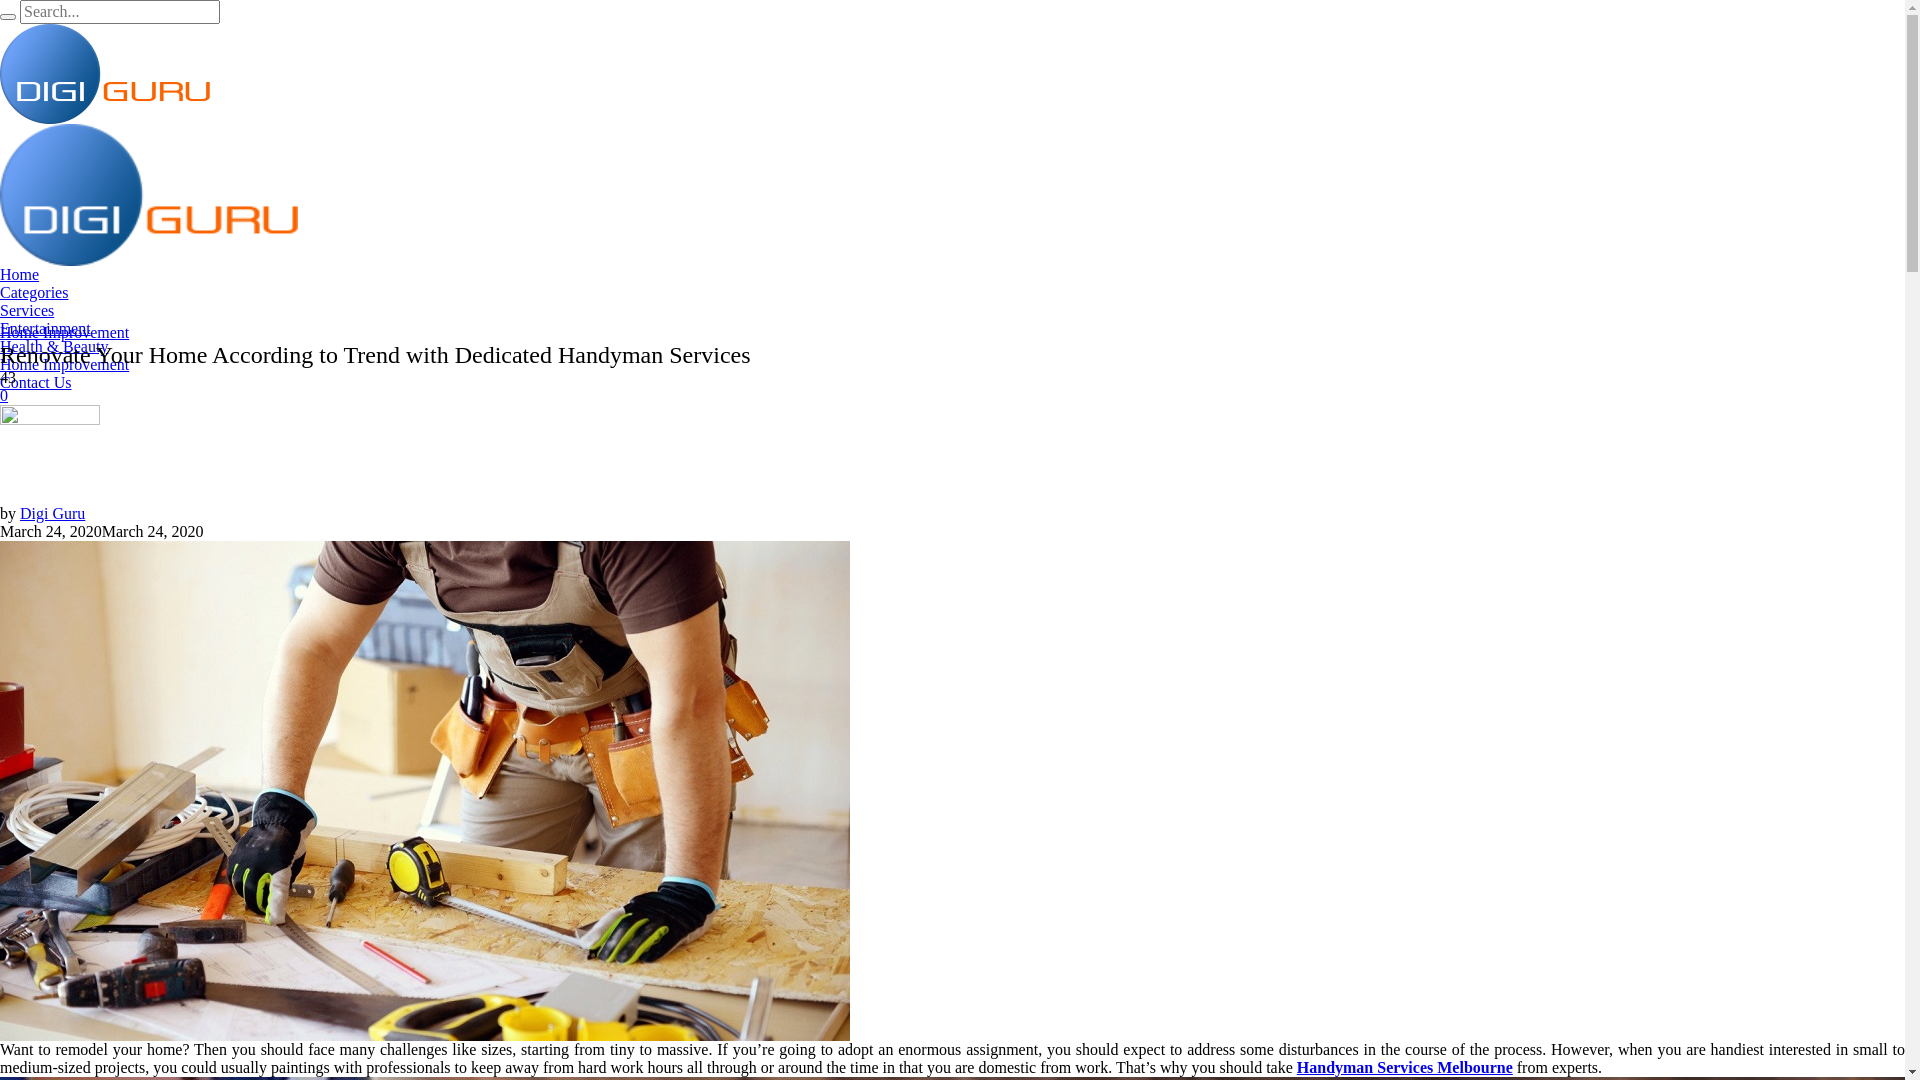  Describe the element at coordinates (64, 331) in the screenshot. I see `'Home Improvement'` at that location.